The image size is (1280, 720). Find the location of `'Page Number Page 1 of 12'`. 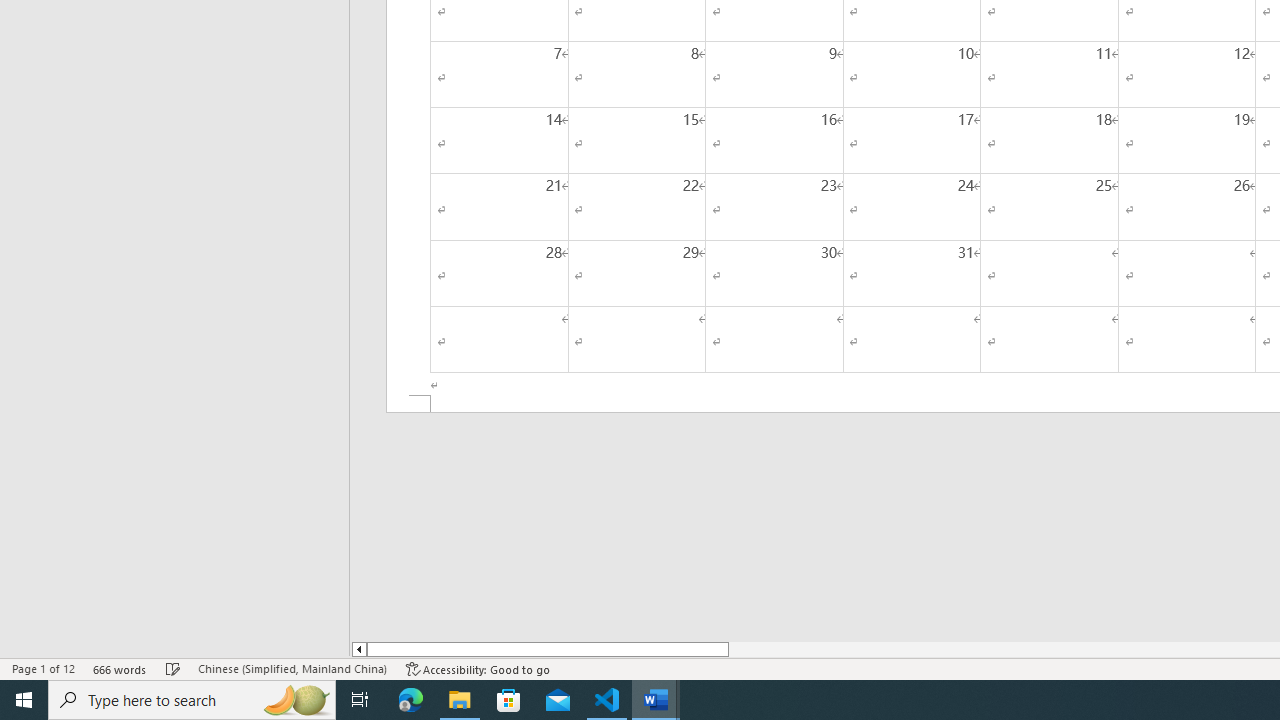

'Page Number Page 1 of 12' is located at coordinates (43, 669).